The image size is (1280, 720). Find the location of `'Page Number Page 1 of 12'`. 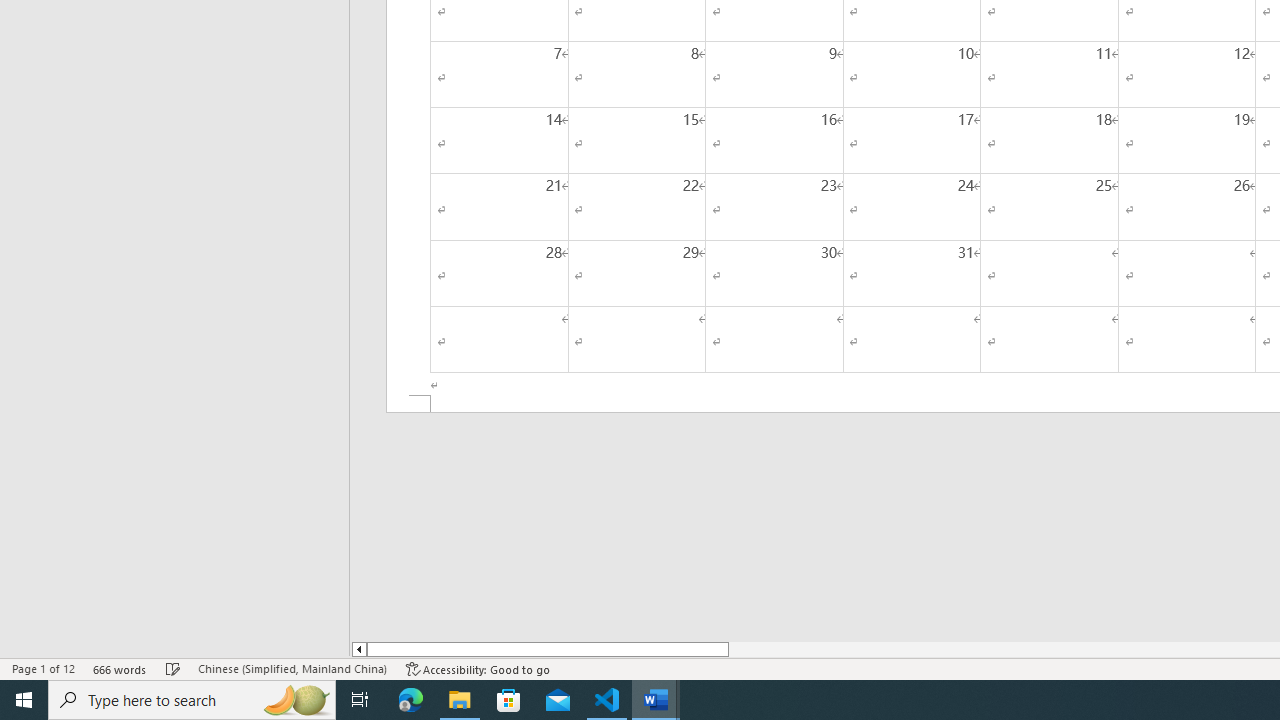

'Page Number Page 1 of 12' is located at coordinates (43, 669).